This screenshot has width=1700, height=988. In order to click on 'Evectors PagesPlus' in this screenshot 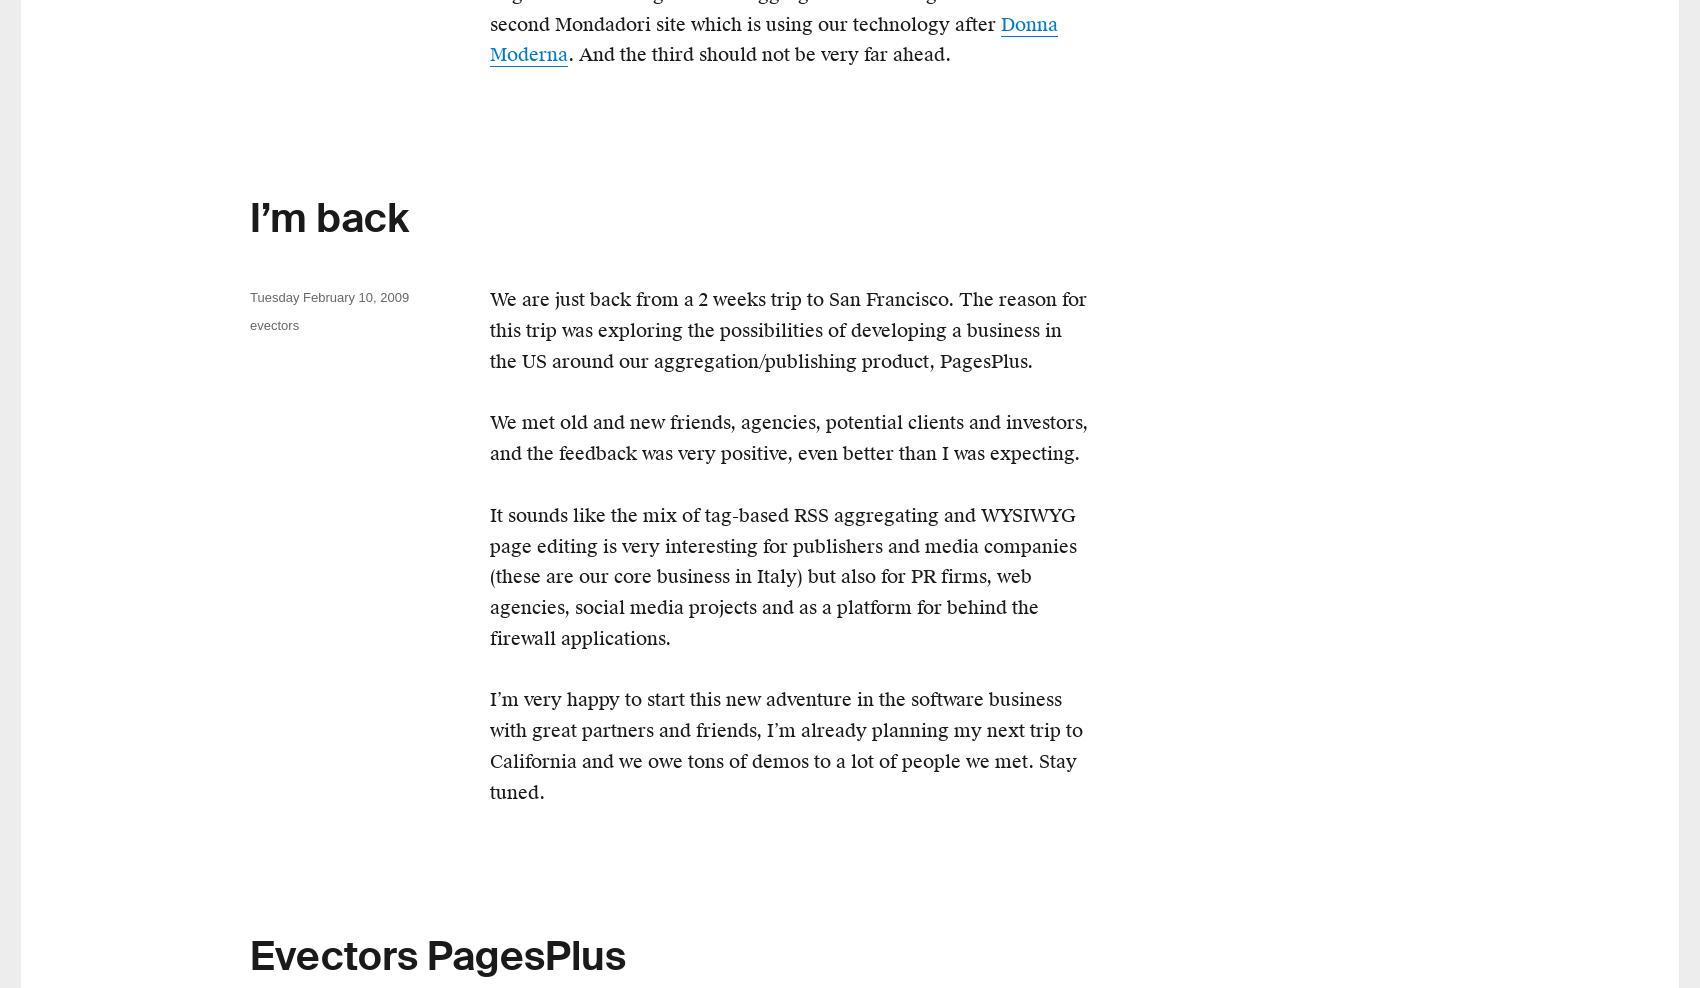, I will do `click(437, 955)`.